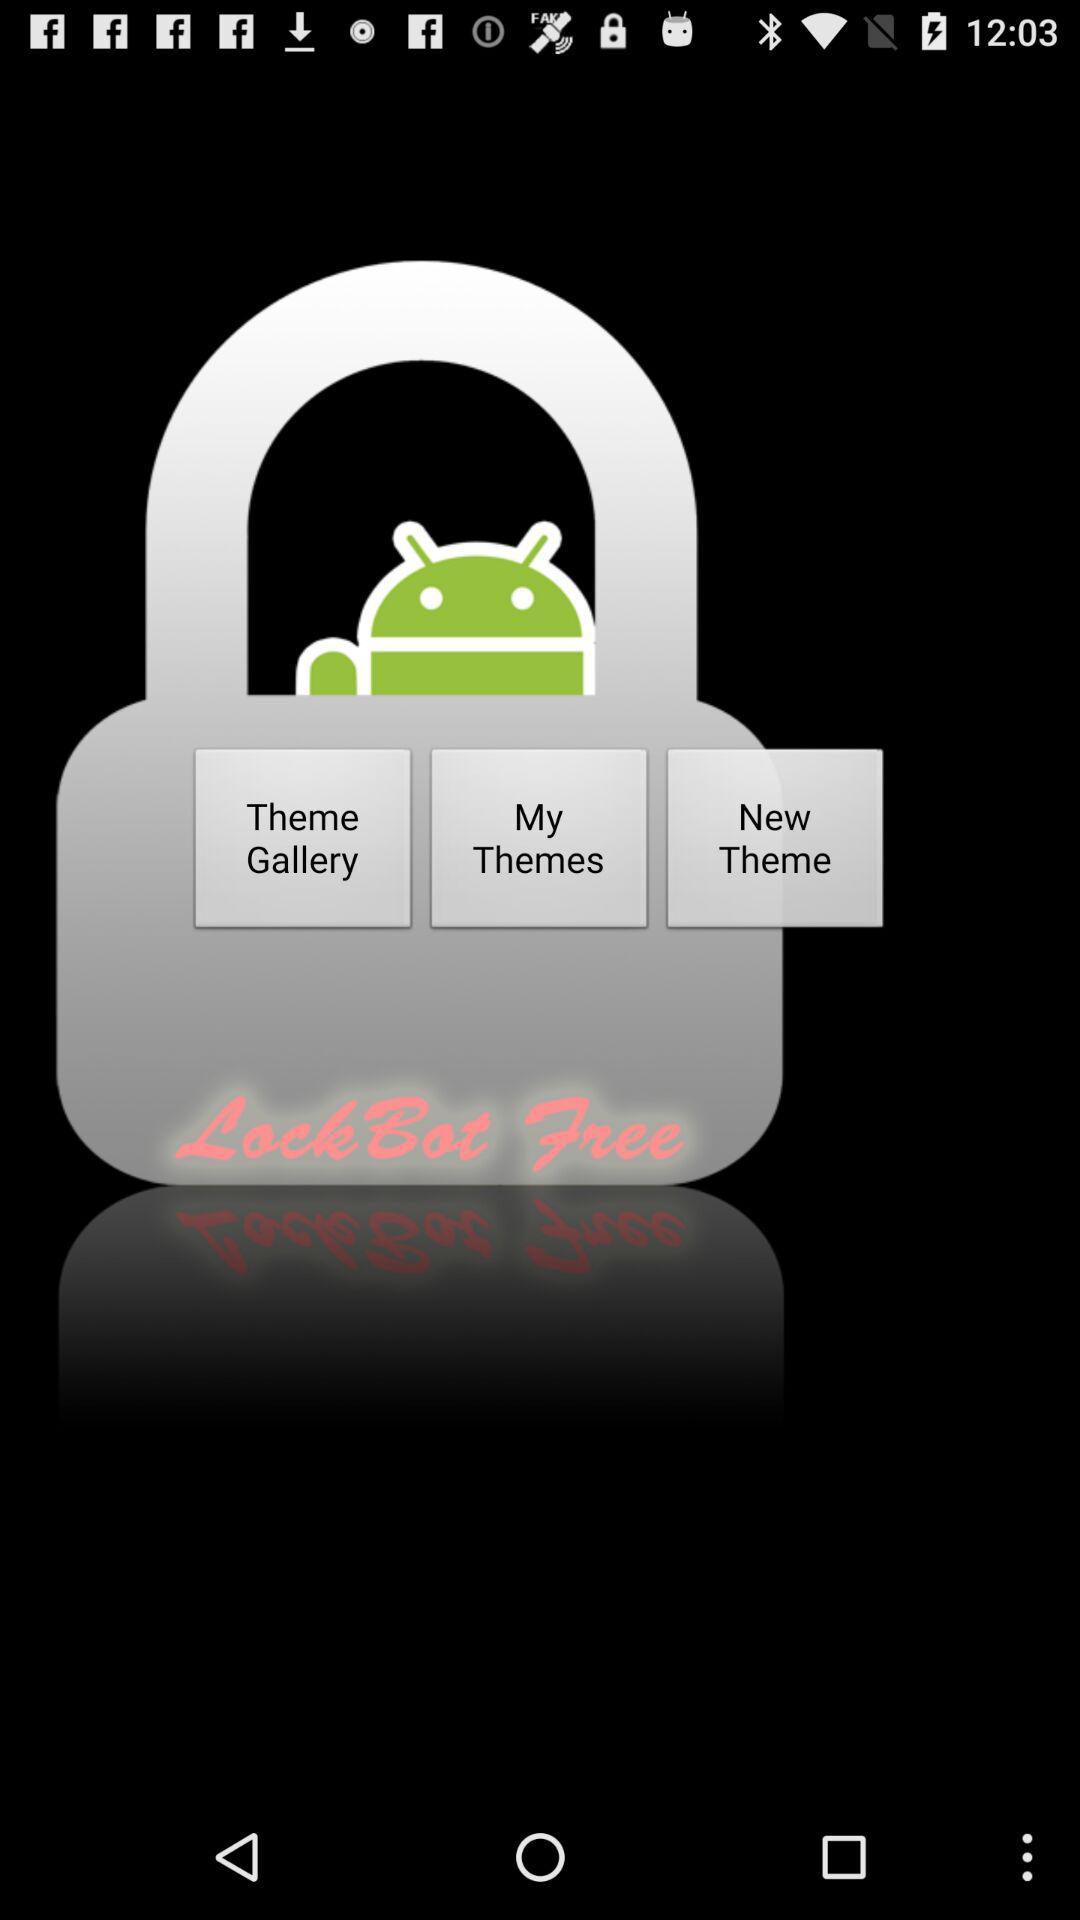 The width and height of the screenshot is (1080, 1920). Describe the element at coordinates (774, 844) in the screenshot. I see `item to the right of the my themes item` at that location.